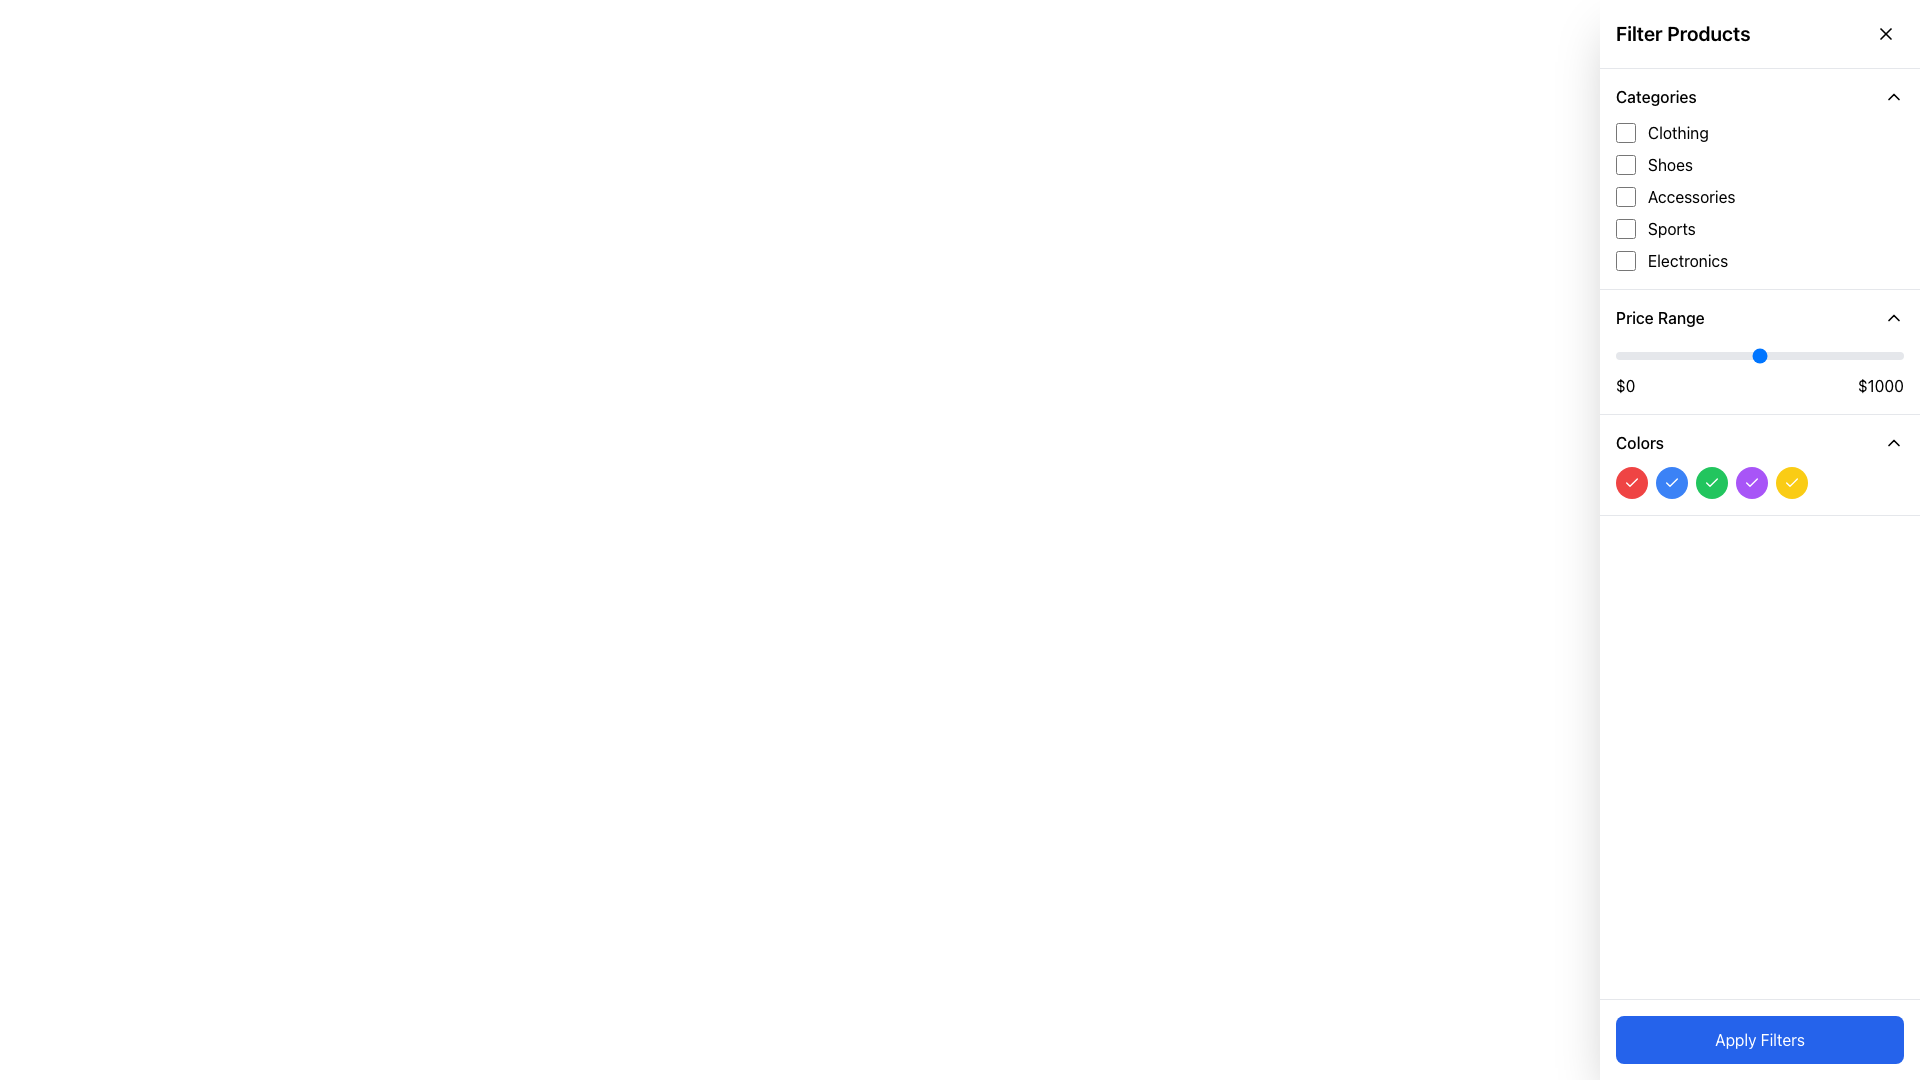 This screenshot has height=1080, width=1920. I want to click on the icon that visually indicates the active state of the purple circular button located in the Colors section of the sidebar, so click(1751, 482).